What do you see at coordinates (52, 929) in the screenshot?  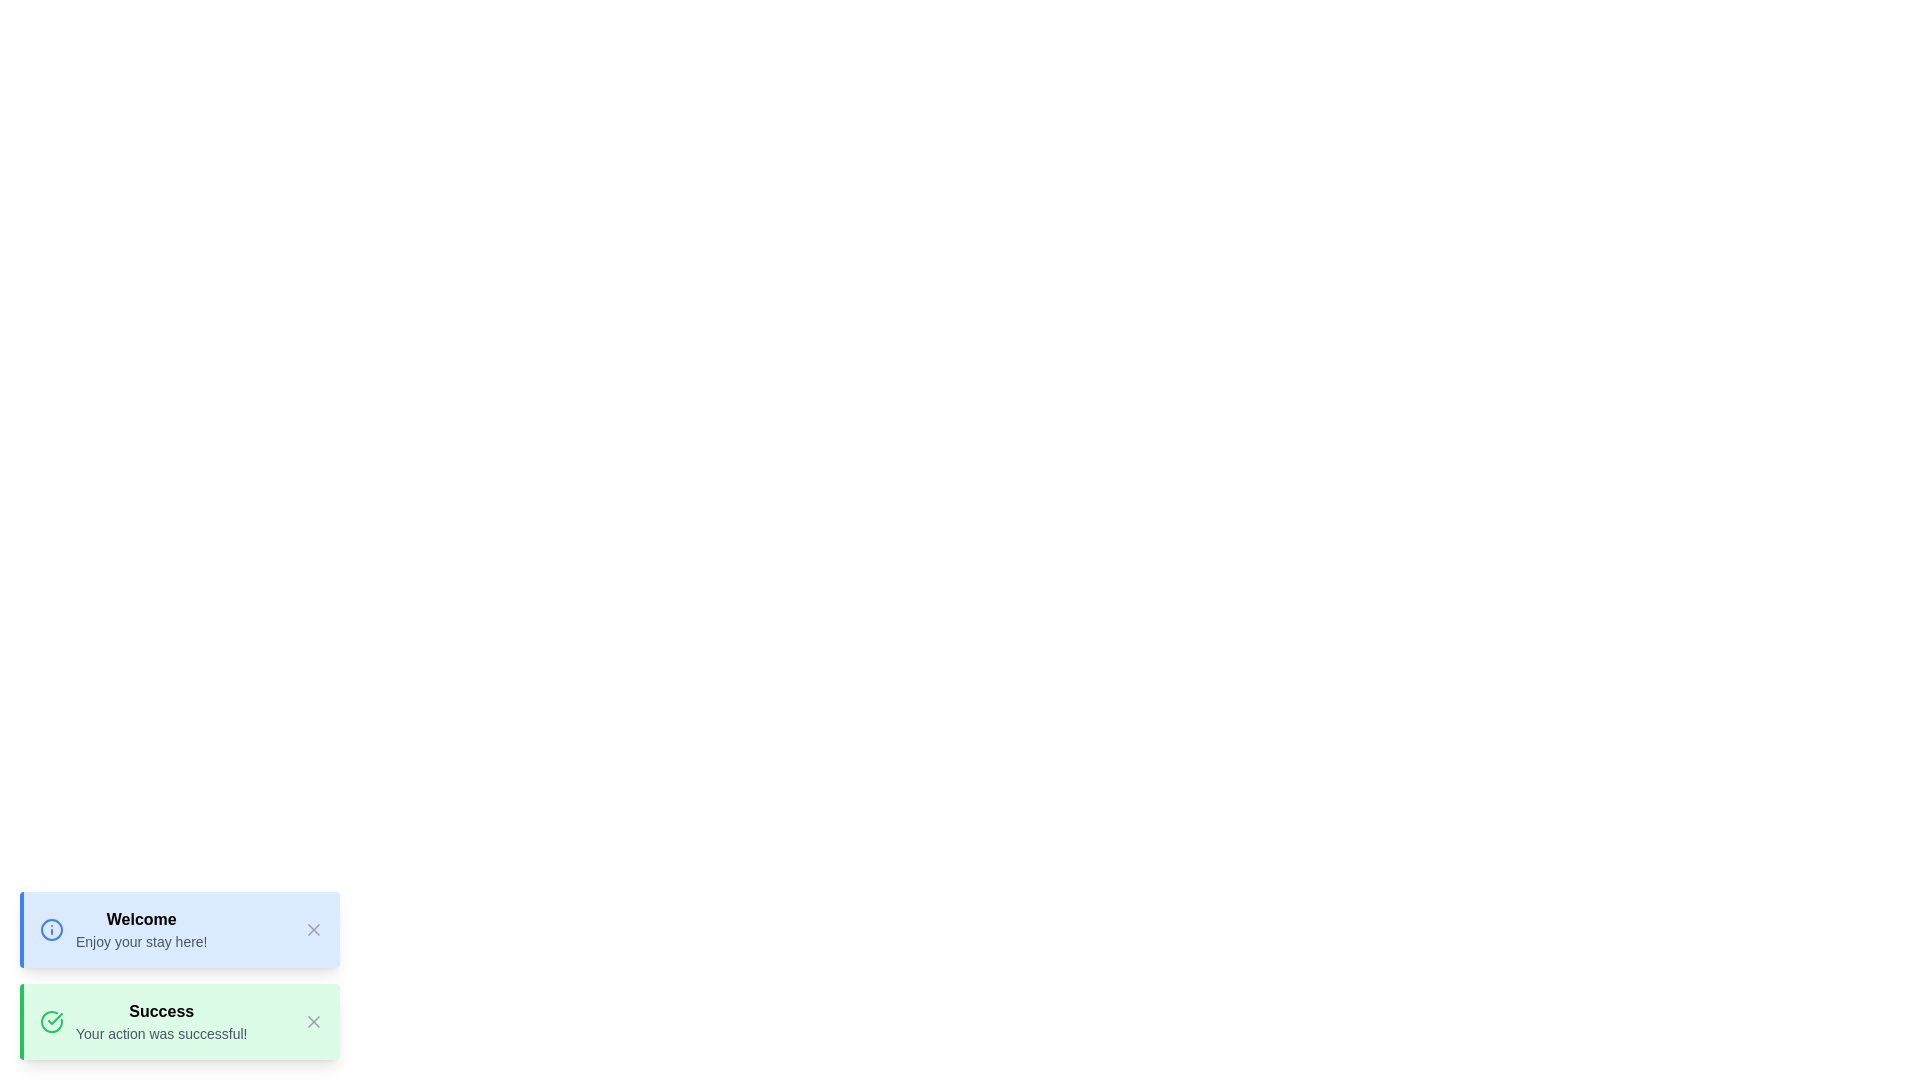 I see `the icon representing the notification type info` at bounding box center [52, 929].